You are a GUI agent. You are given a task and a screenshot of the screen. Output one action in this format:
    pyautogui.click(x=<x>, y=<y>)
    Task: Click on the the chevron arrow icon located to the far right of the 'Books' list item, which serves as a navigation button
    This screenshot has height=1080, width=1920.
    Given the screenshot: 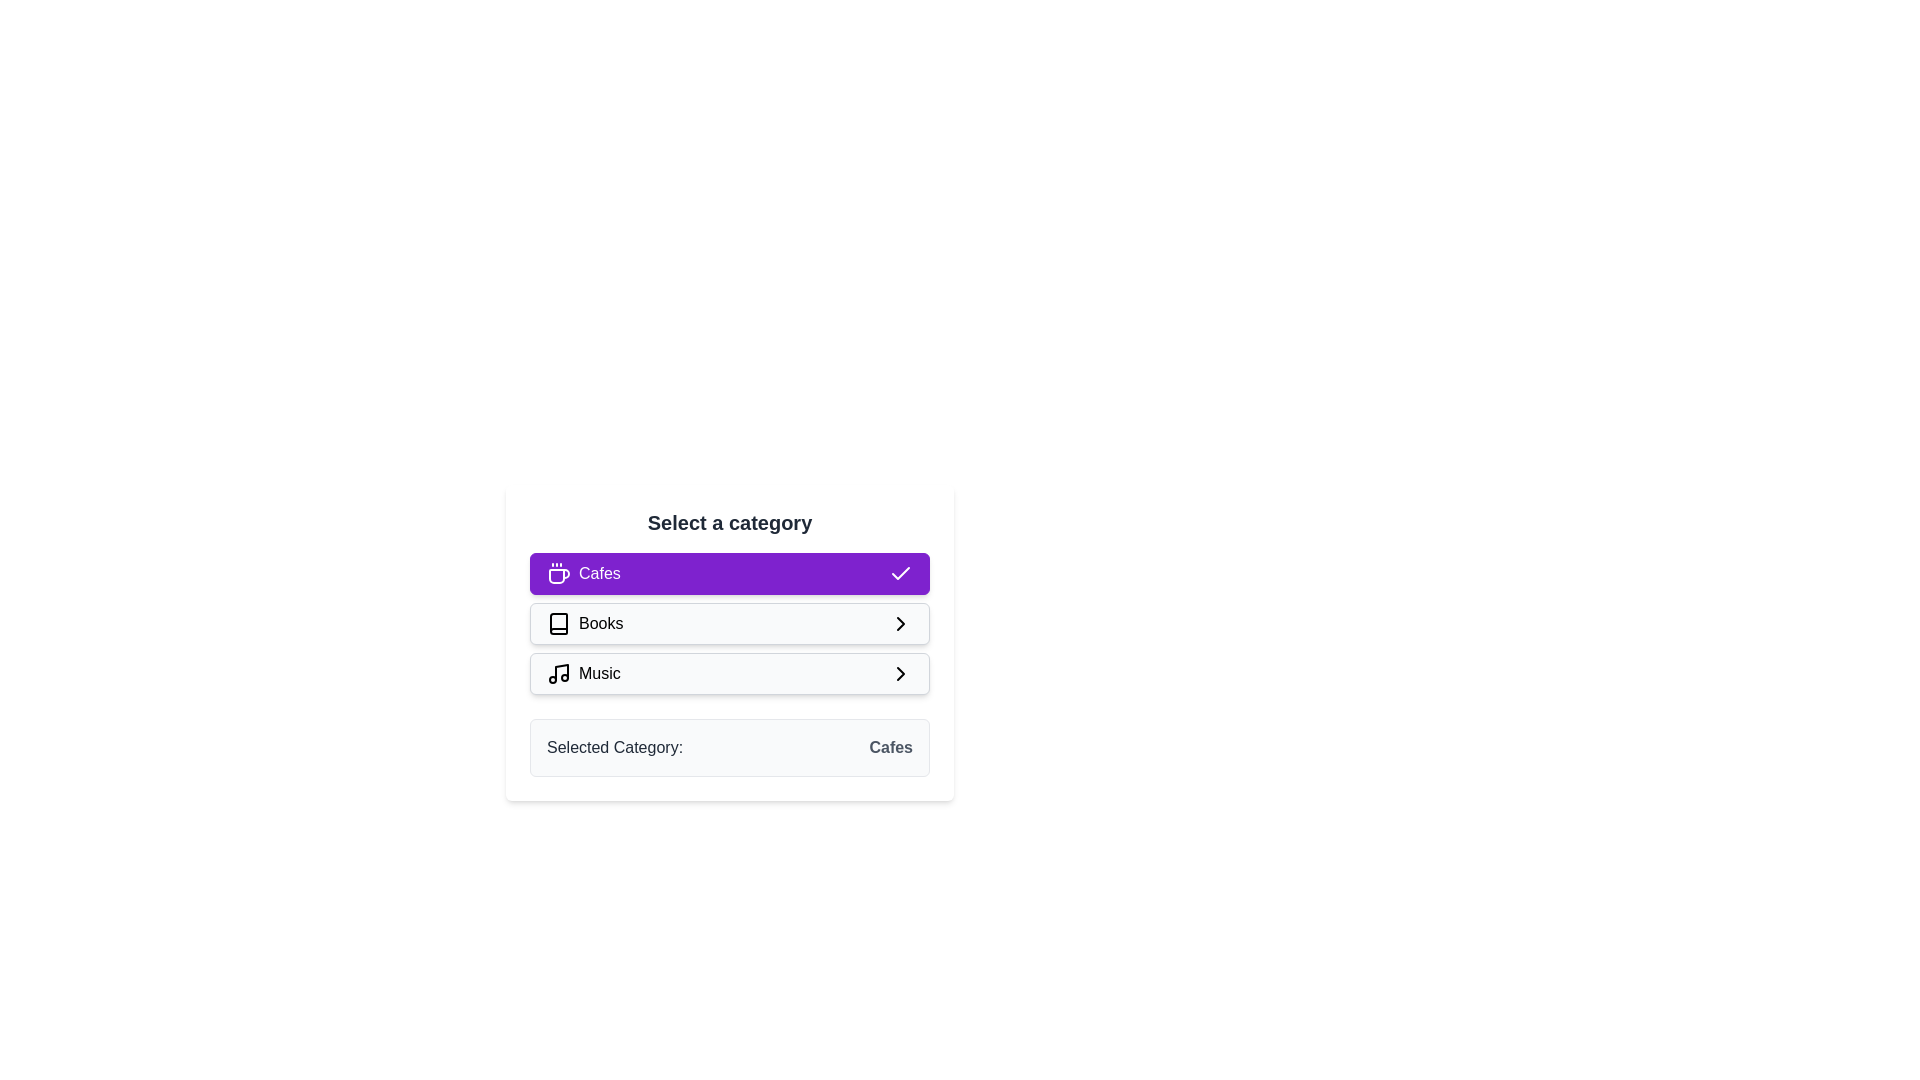 What is the action you would take?
    pyautogui.click(x=900, y=623)
    